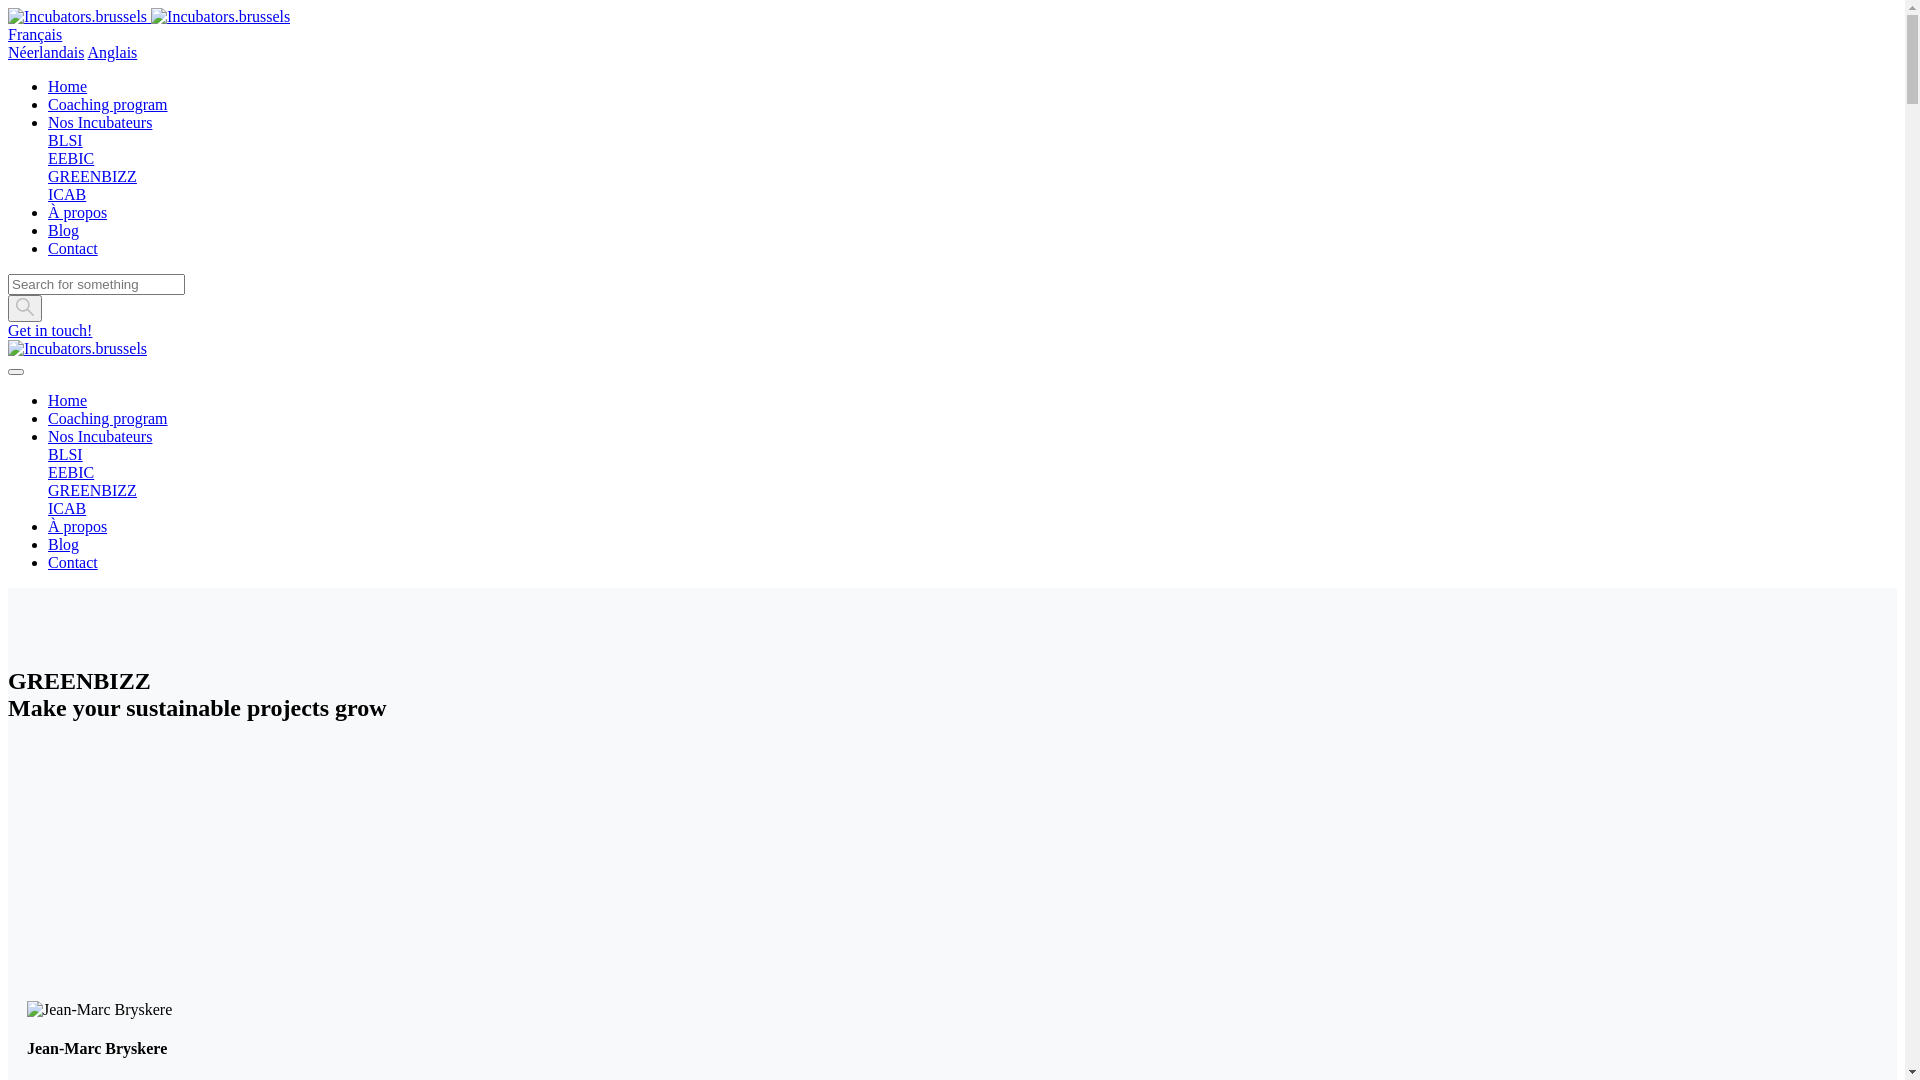 Image resolution: width=1920 pixels, height=1080 pixels. Describe the element at coordinates (65, 454) in the screenshot. I see `'BLSI'` at that location.